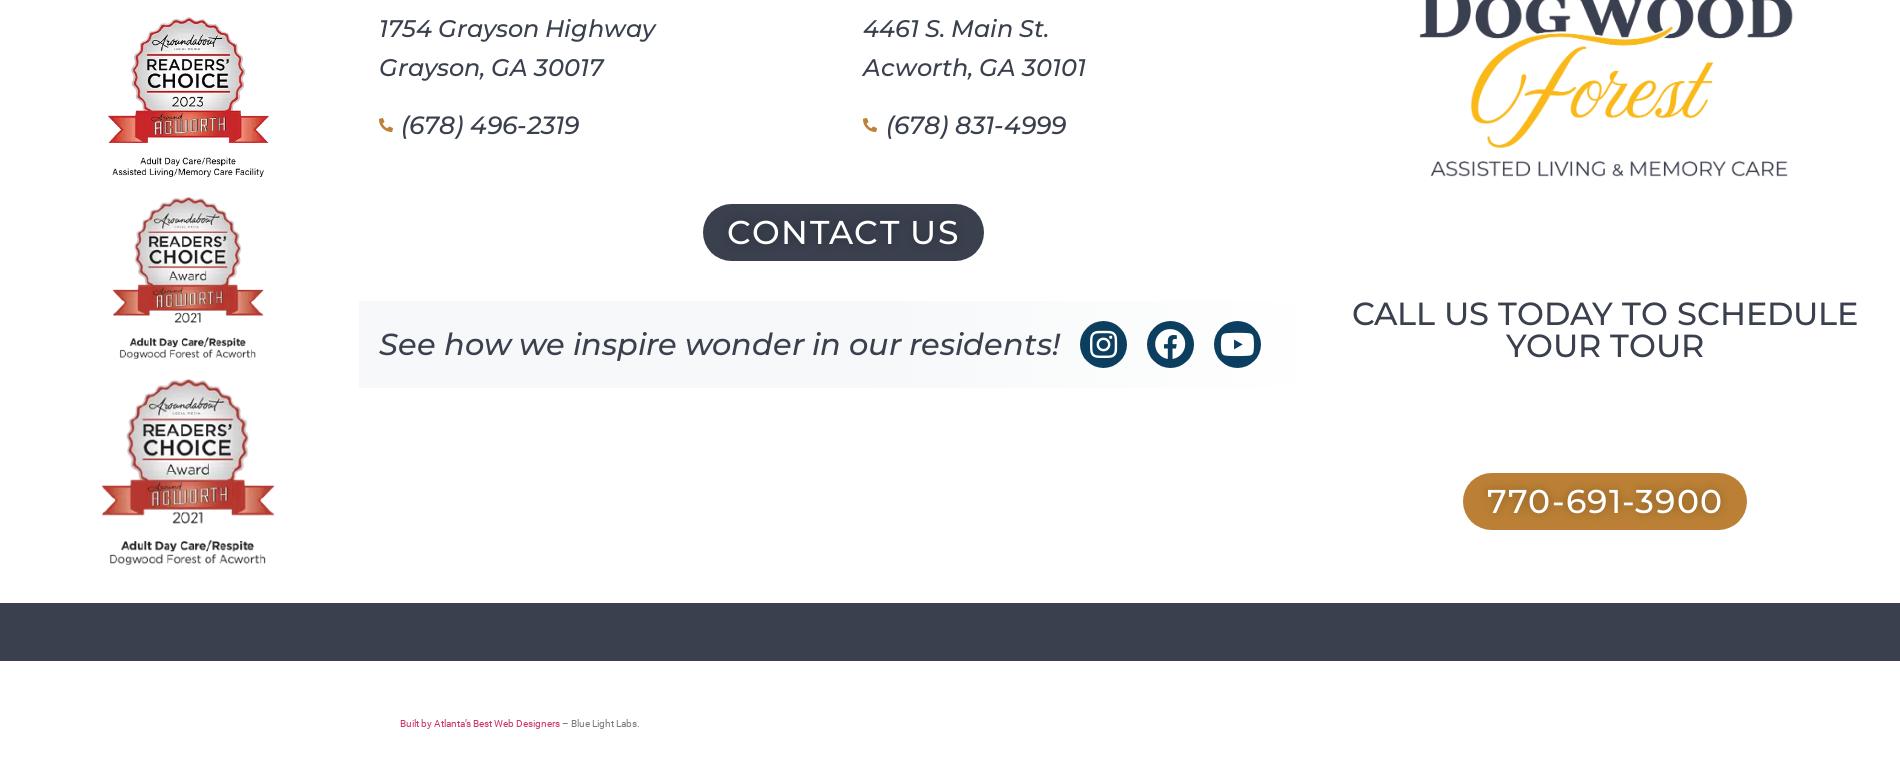 The width and height of the screenshot is (1900, 760). I want to click on '1754 Grayson Highway', so click(516, 26).